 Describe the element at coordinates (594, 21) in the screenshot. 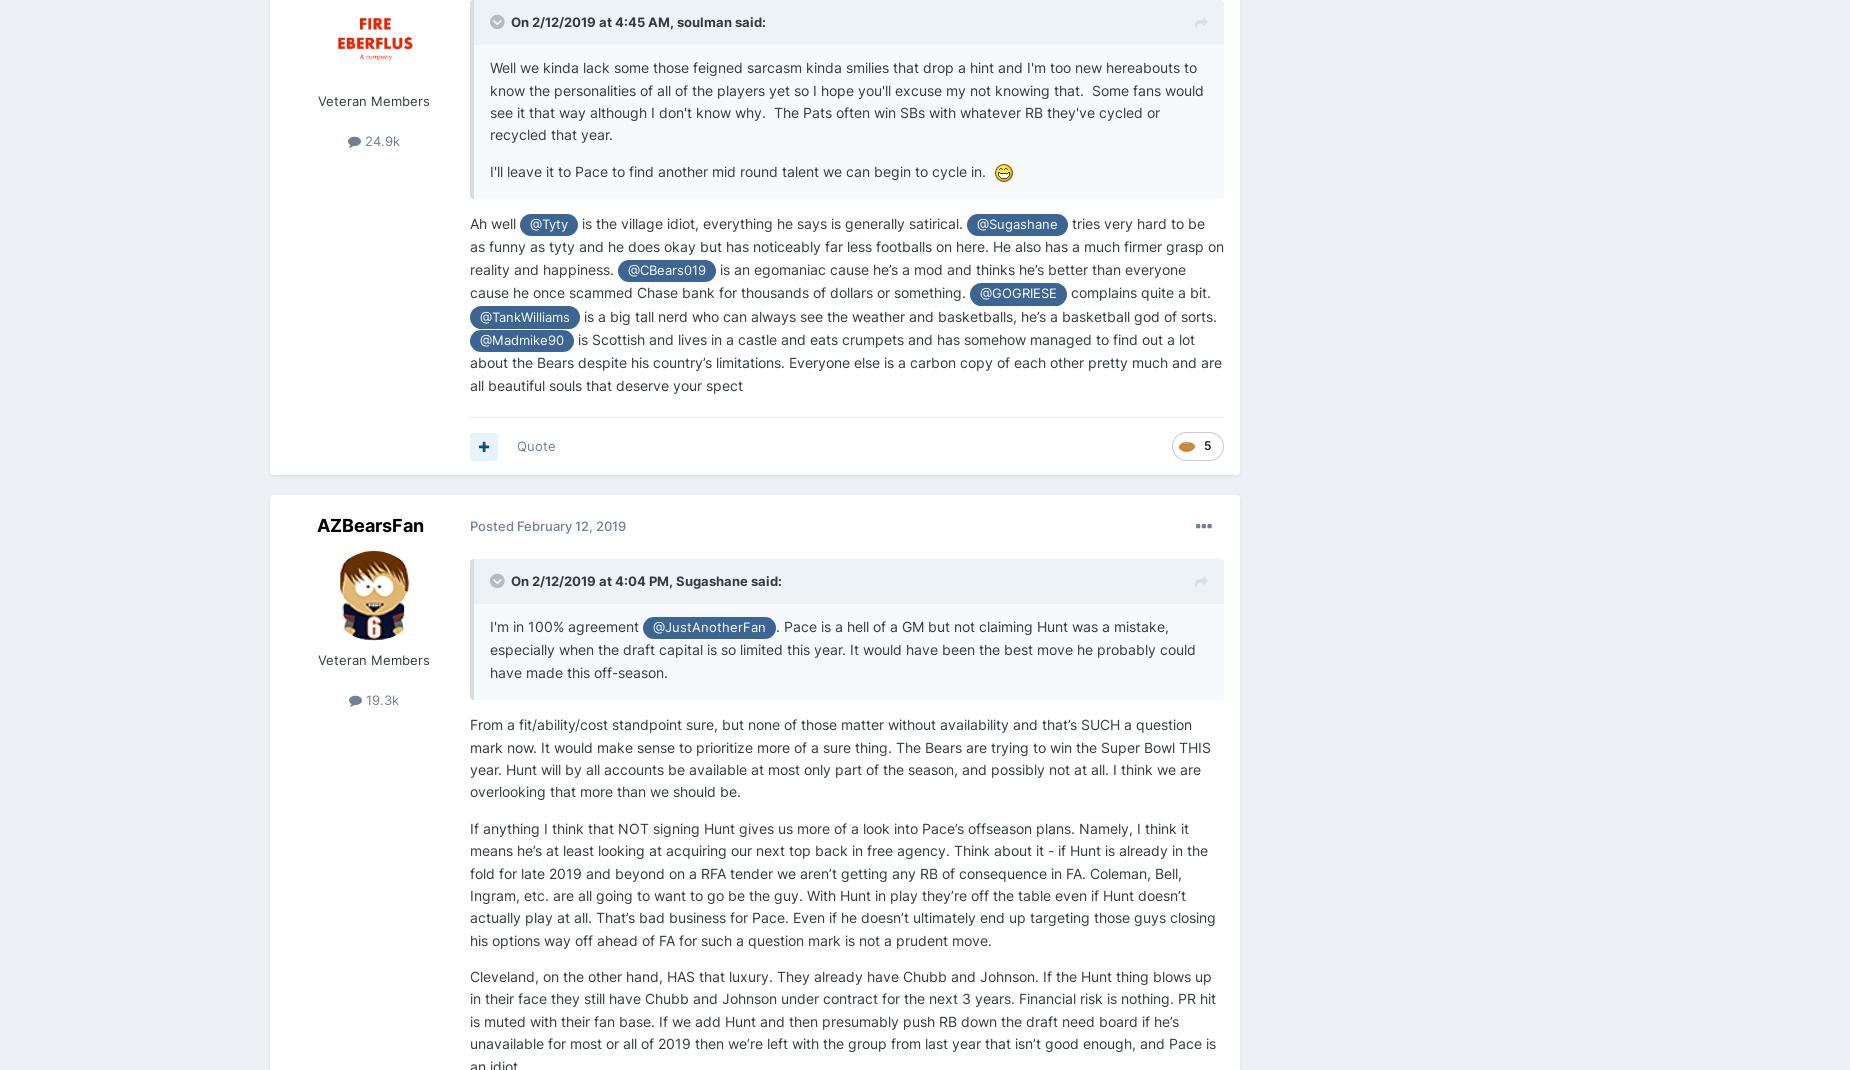

I see `'On 2/12/2019 at 4:45 AM,'` at that location.